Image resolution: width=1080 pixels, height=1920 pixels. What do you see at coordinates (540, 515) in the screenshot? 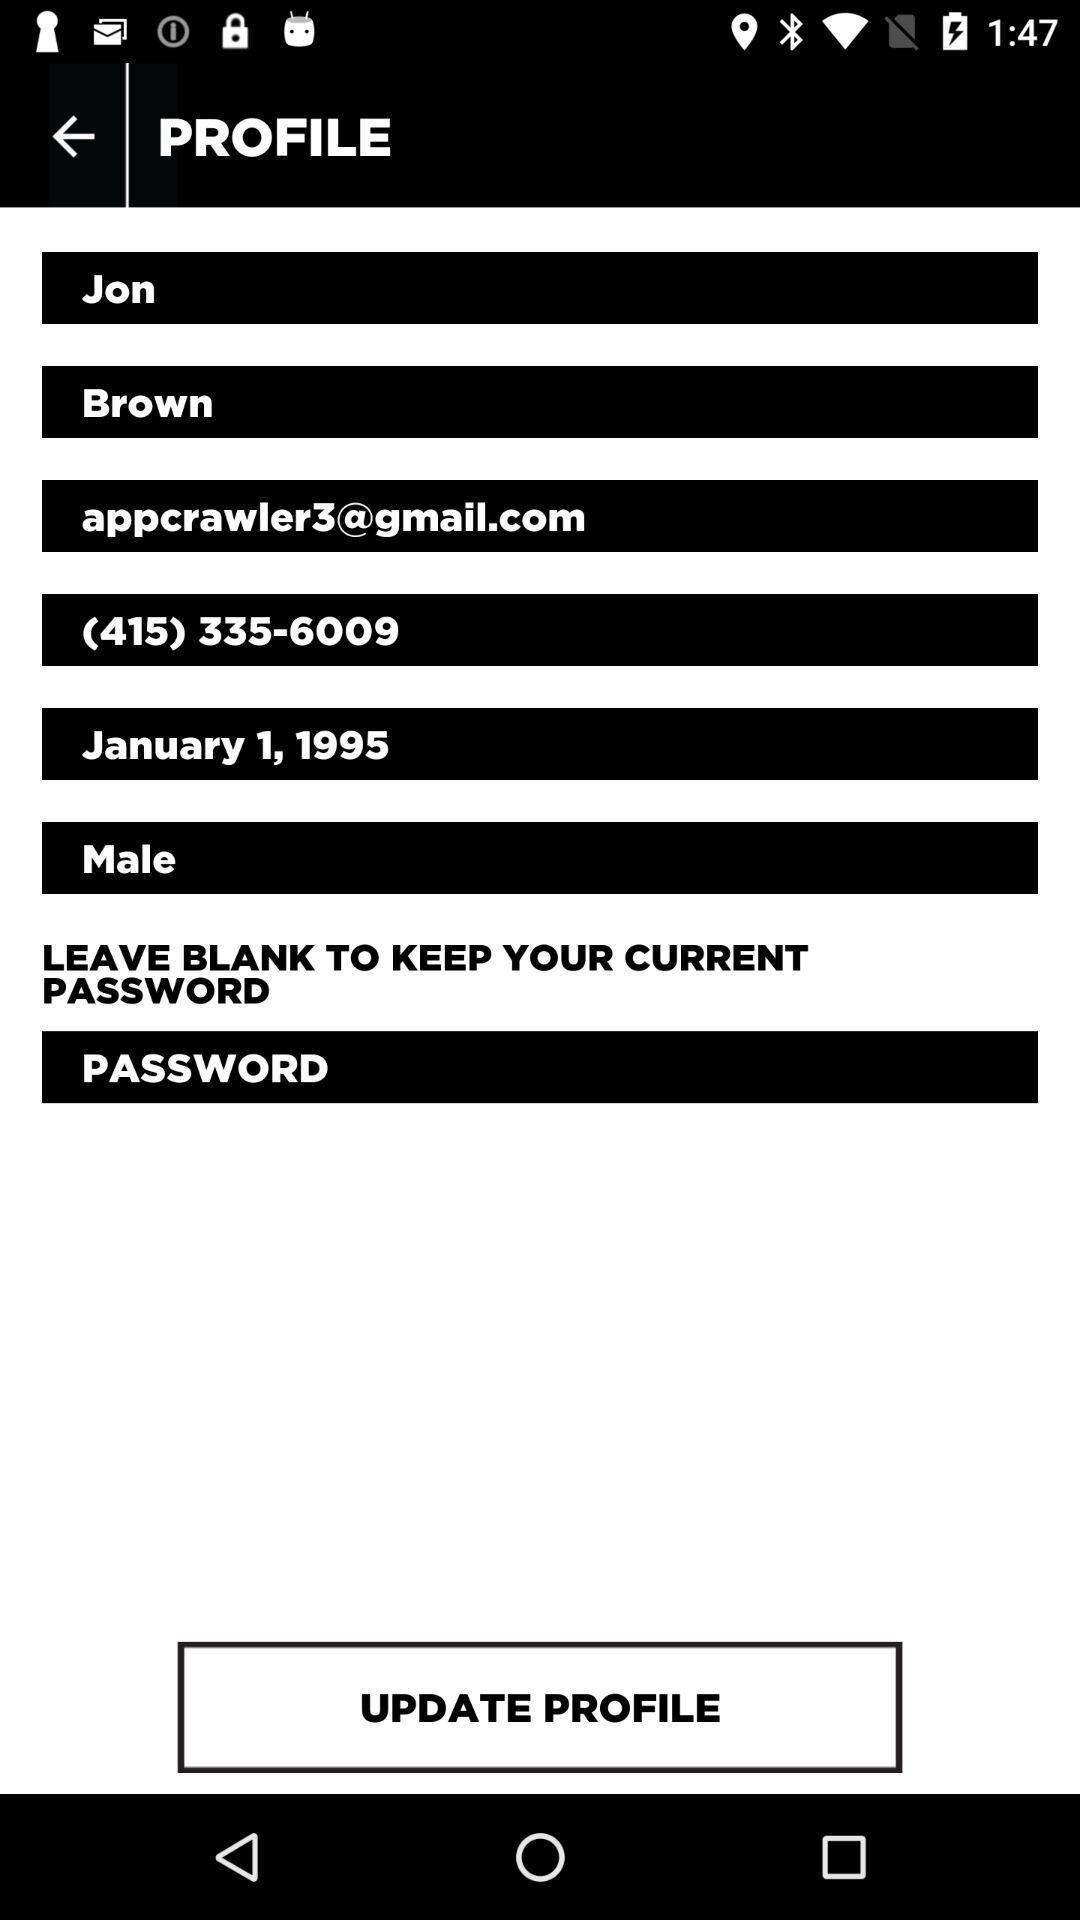
I see `the 3rd line below profile` at bounding box center [540, 515].